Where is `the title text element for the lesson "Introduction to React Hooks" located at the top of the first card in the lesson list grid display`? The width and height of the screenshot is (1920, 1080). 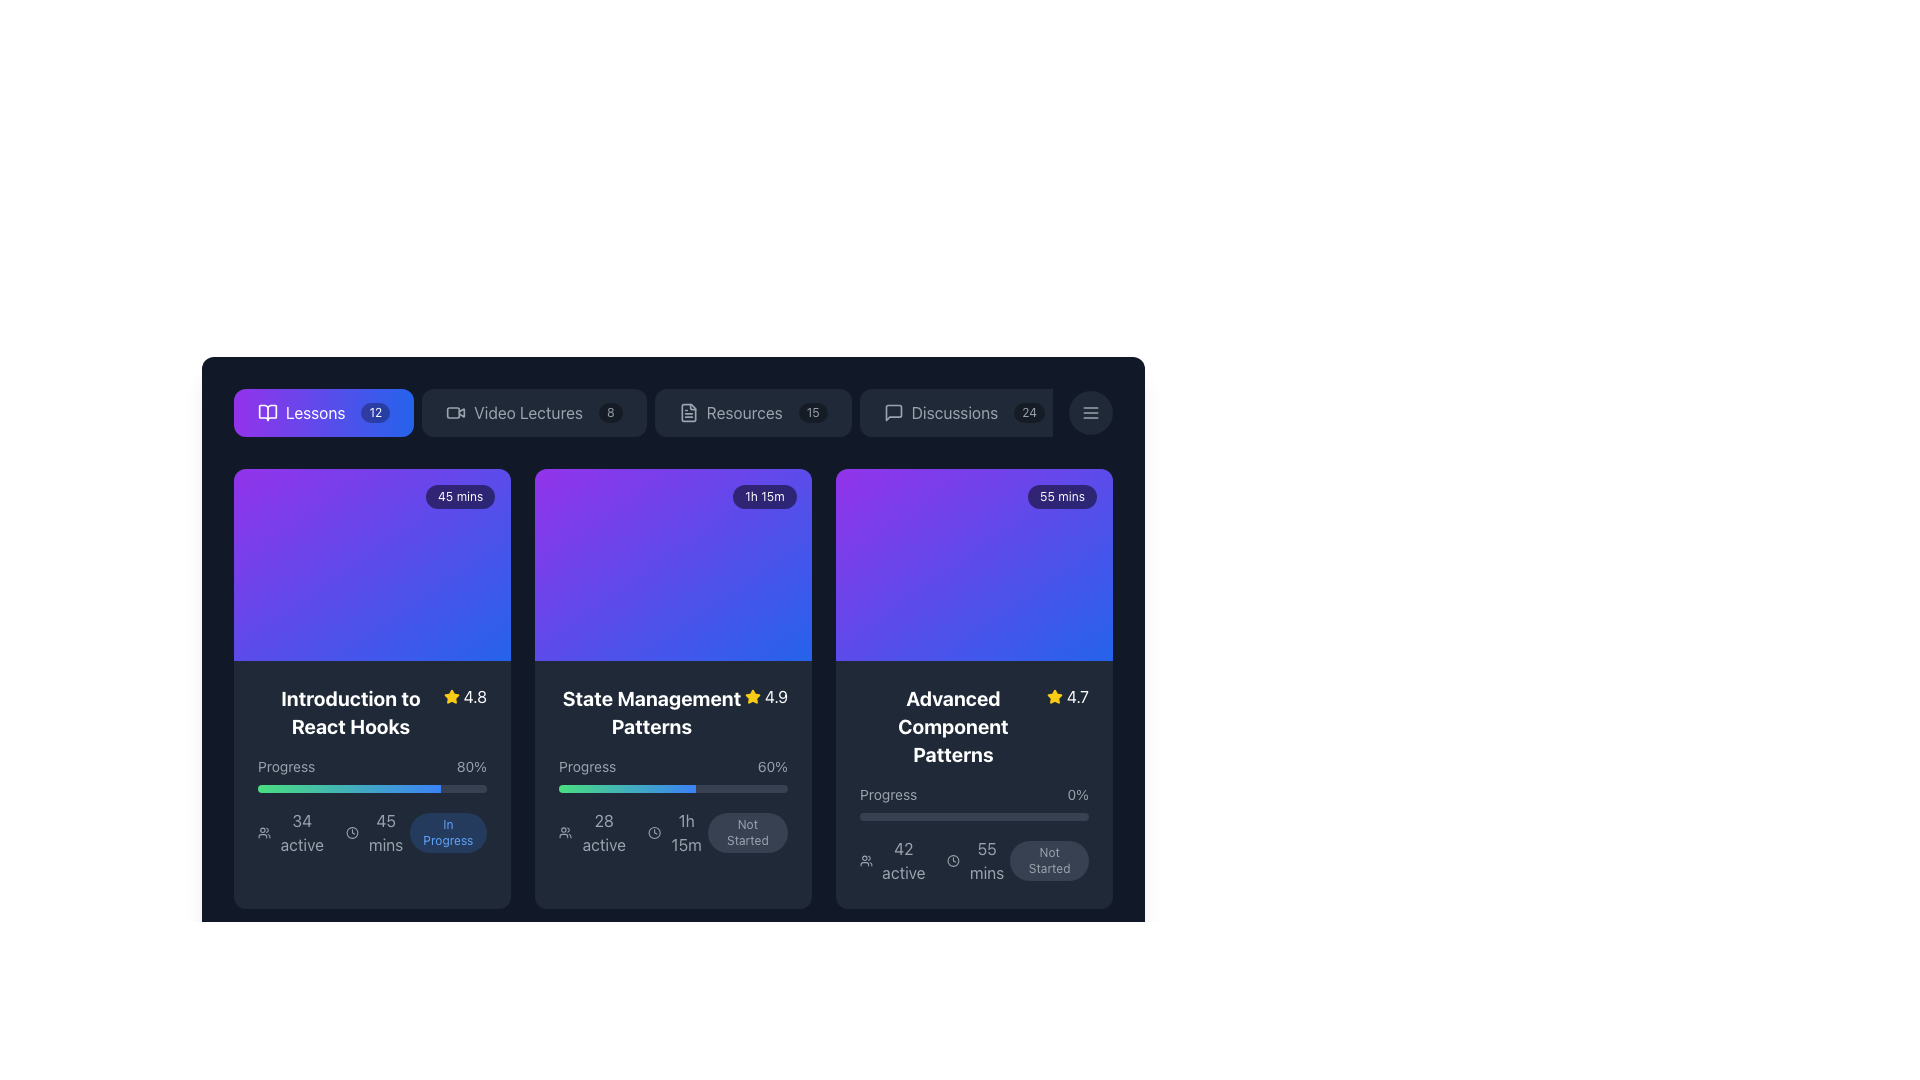 the title text element for the lesson "Introduction to React Hooks" located at the top of the first card in the lesson list grid display is located at coordinates (372, 712).